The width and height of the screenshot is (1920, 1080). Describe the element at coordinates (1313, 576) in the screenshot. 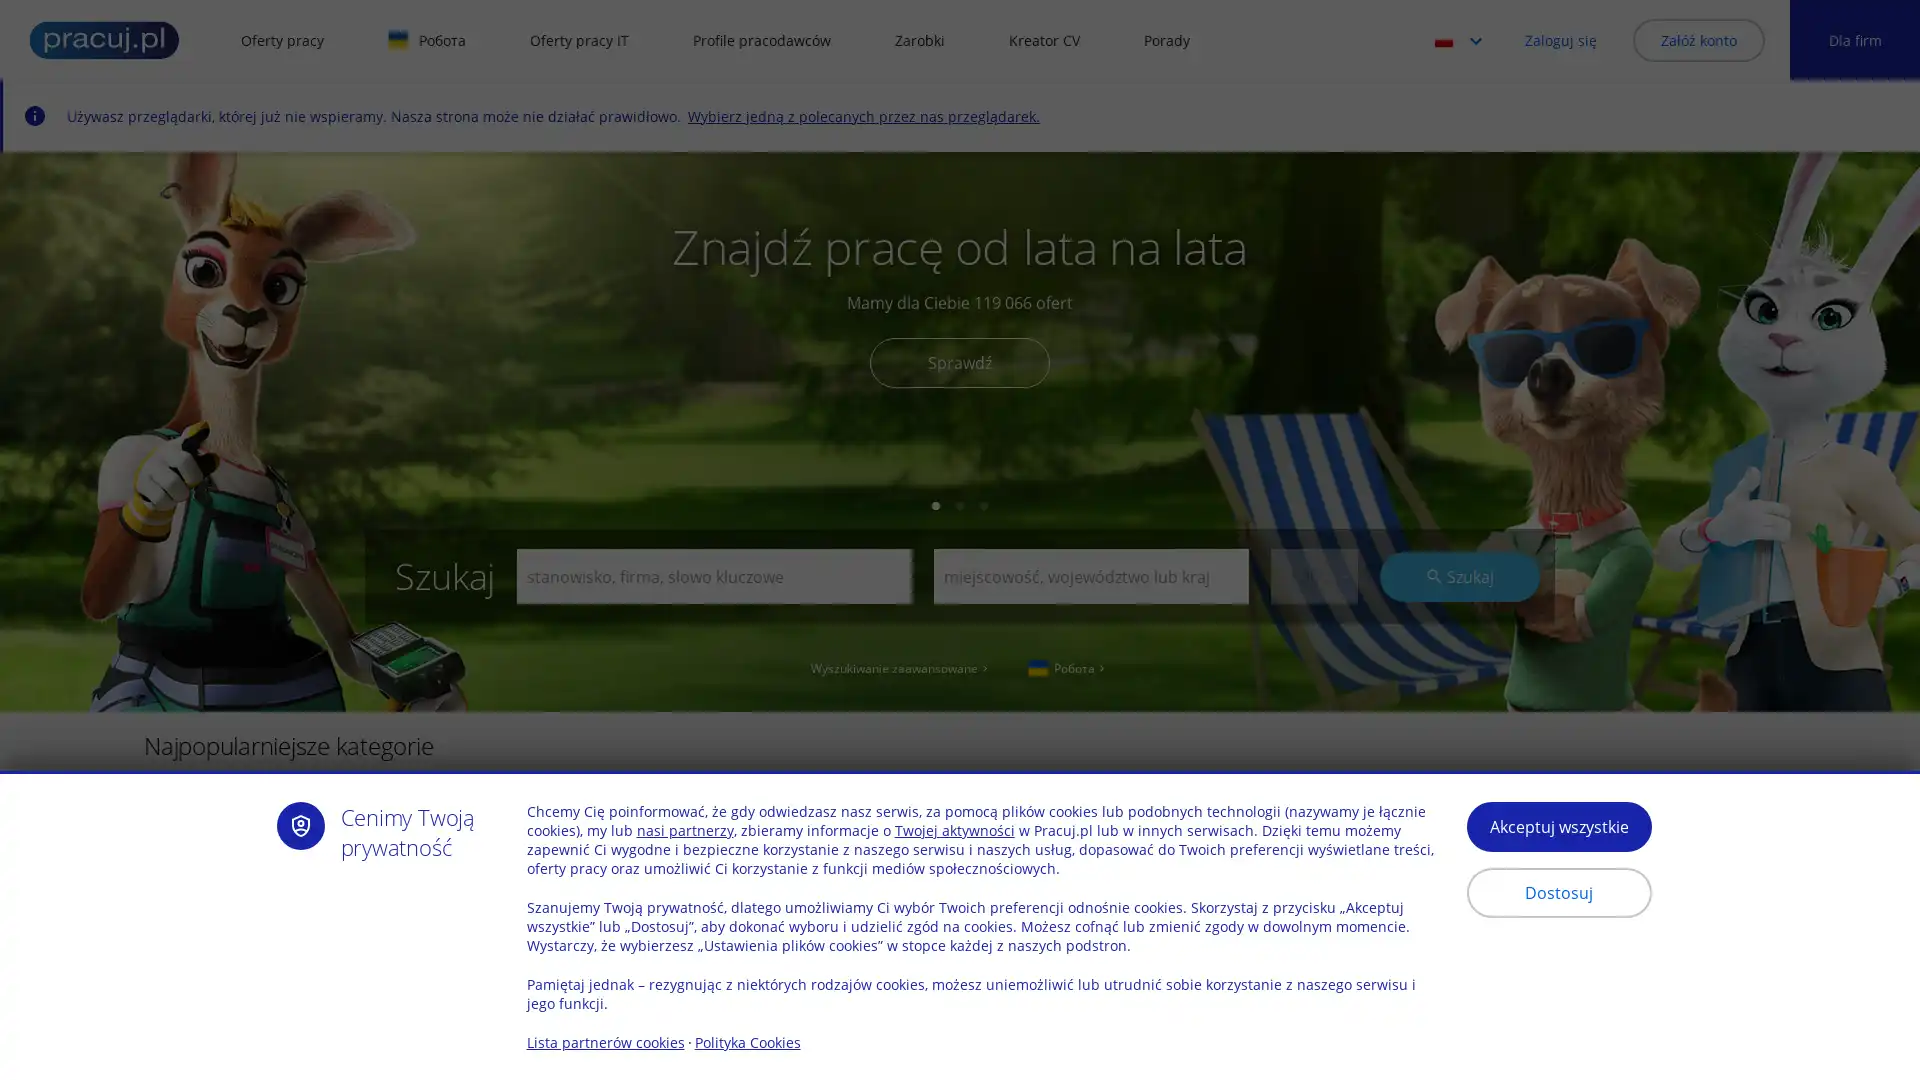

I see `+ 30 km` at that location.